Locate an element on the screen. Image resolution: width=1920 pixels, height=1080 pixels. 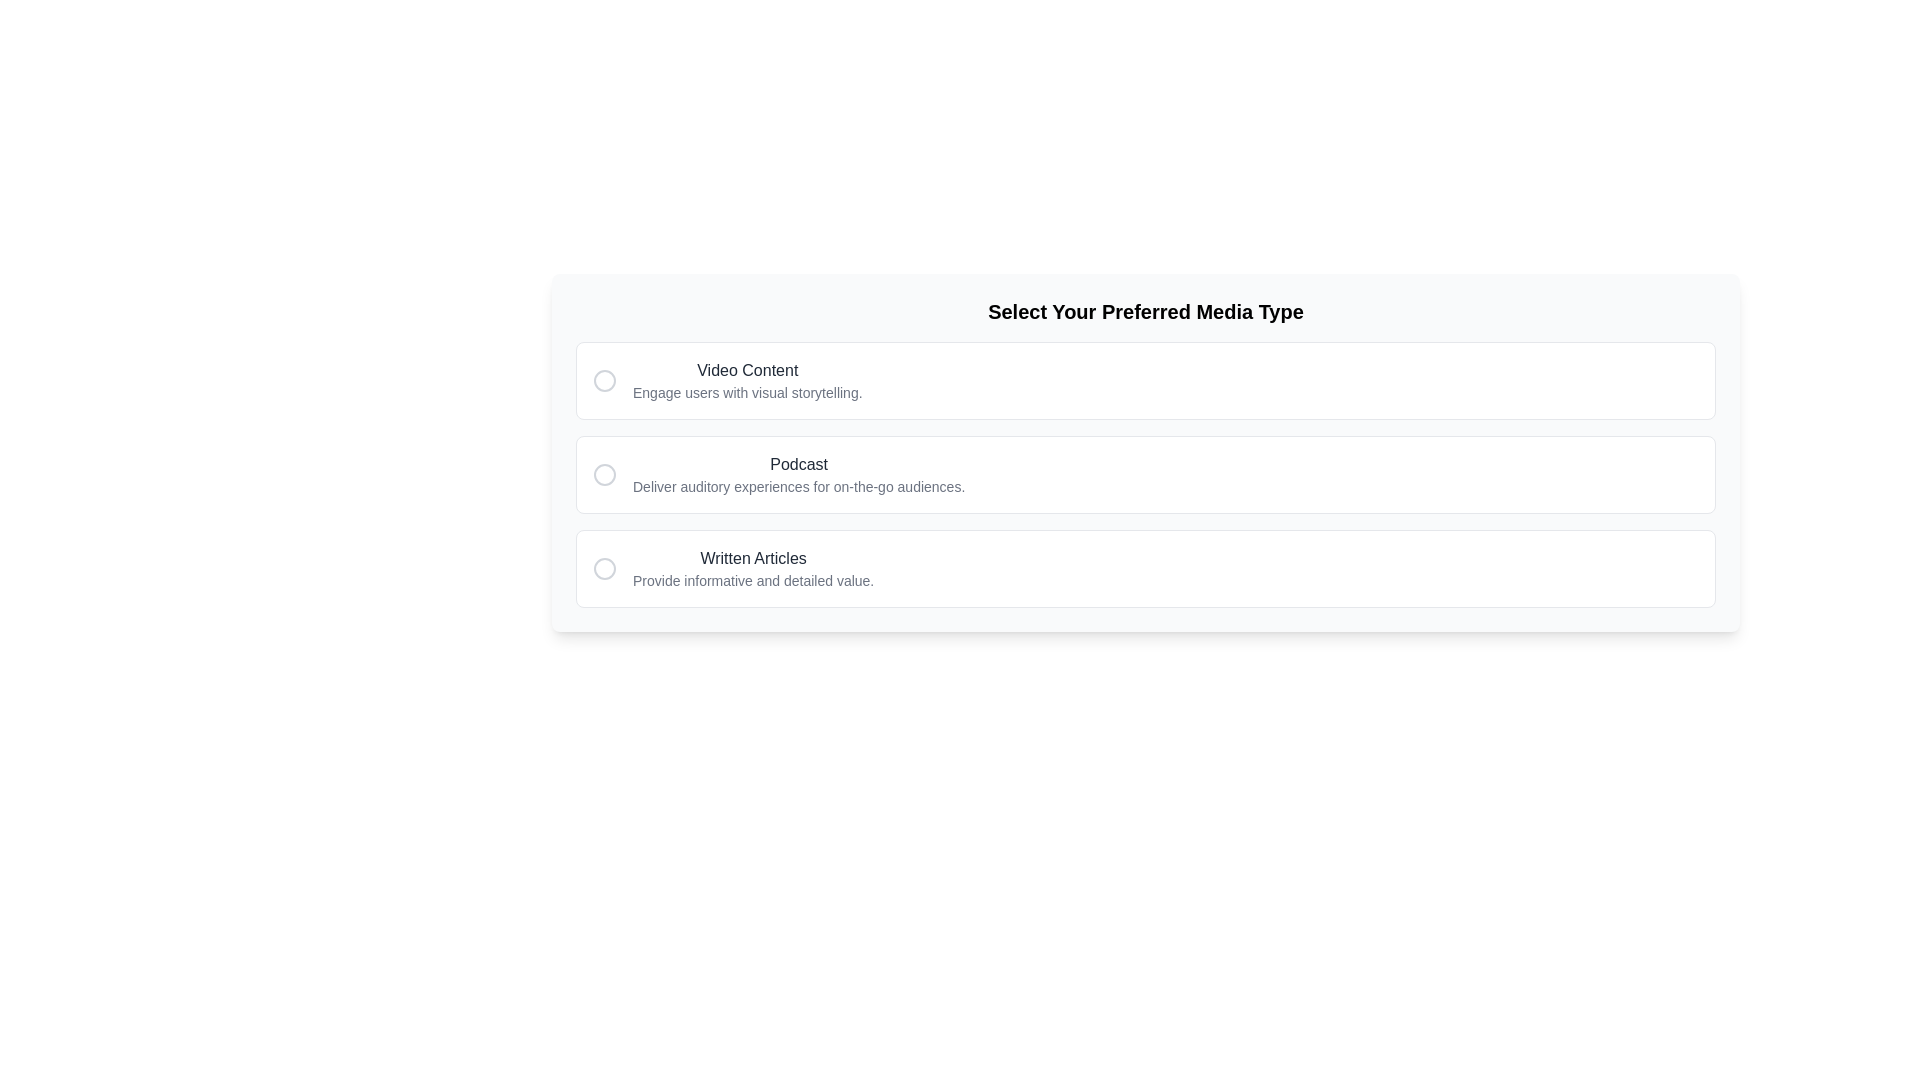
the state of the SVG circle representing the radio button next to the 'Written Articles' option in the media type selection area is located at coordinates (603, 569).